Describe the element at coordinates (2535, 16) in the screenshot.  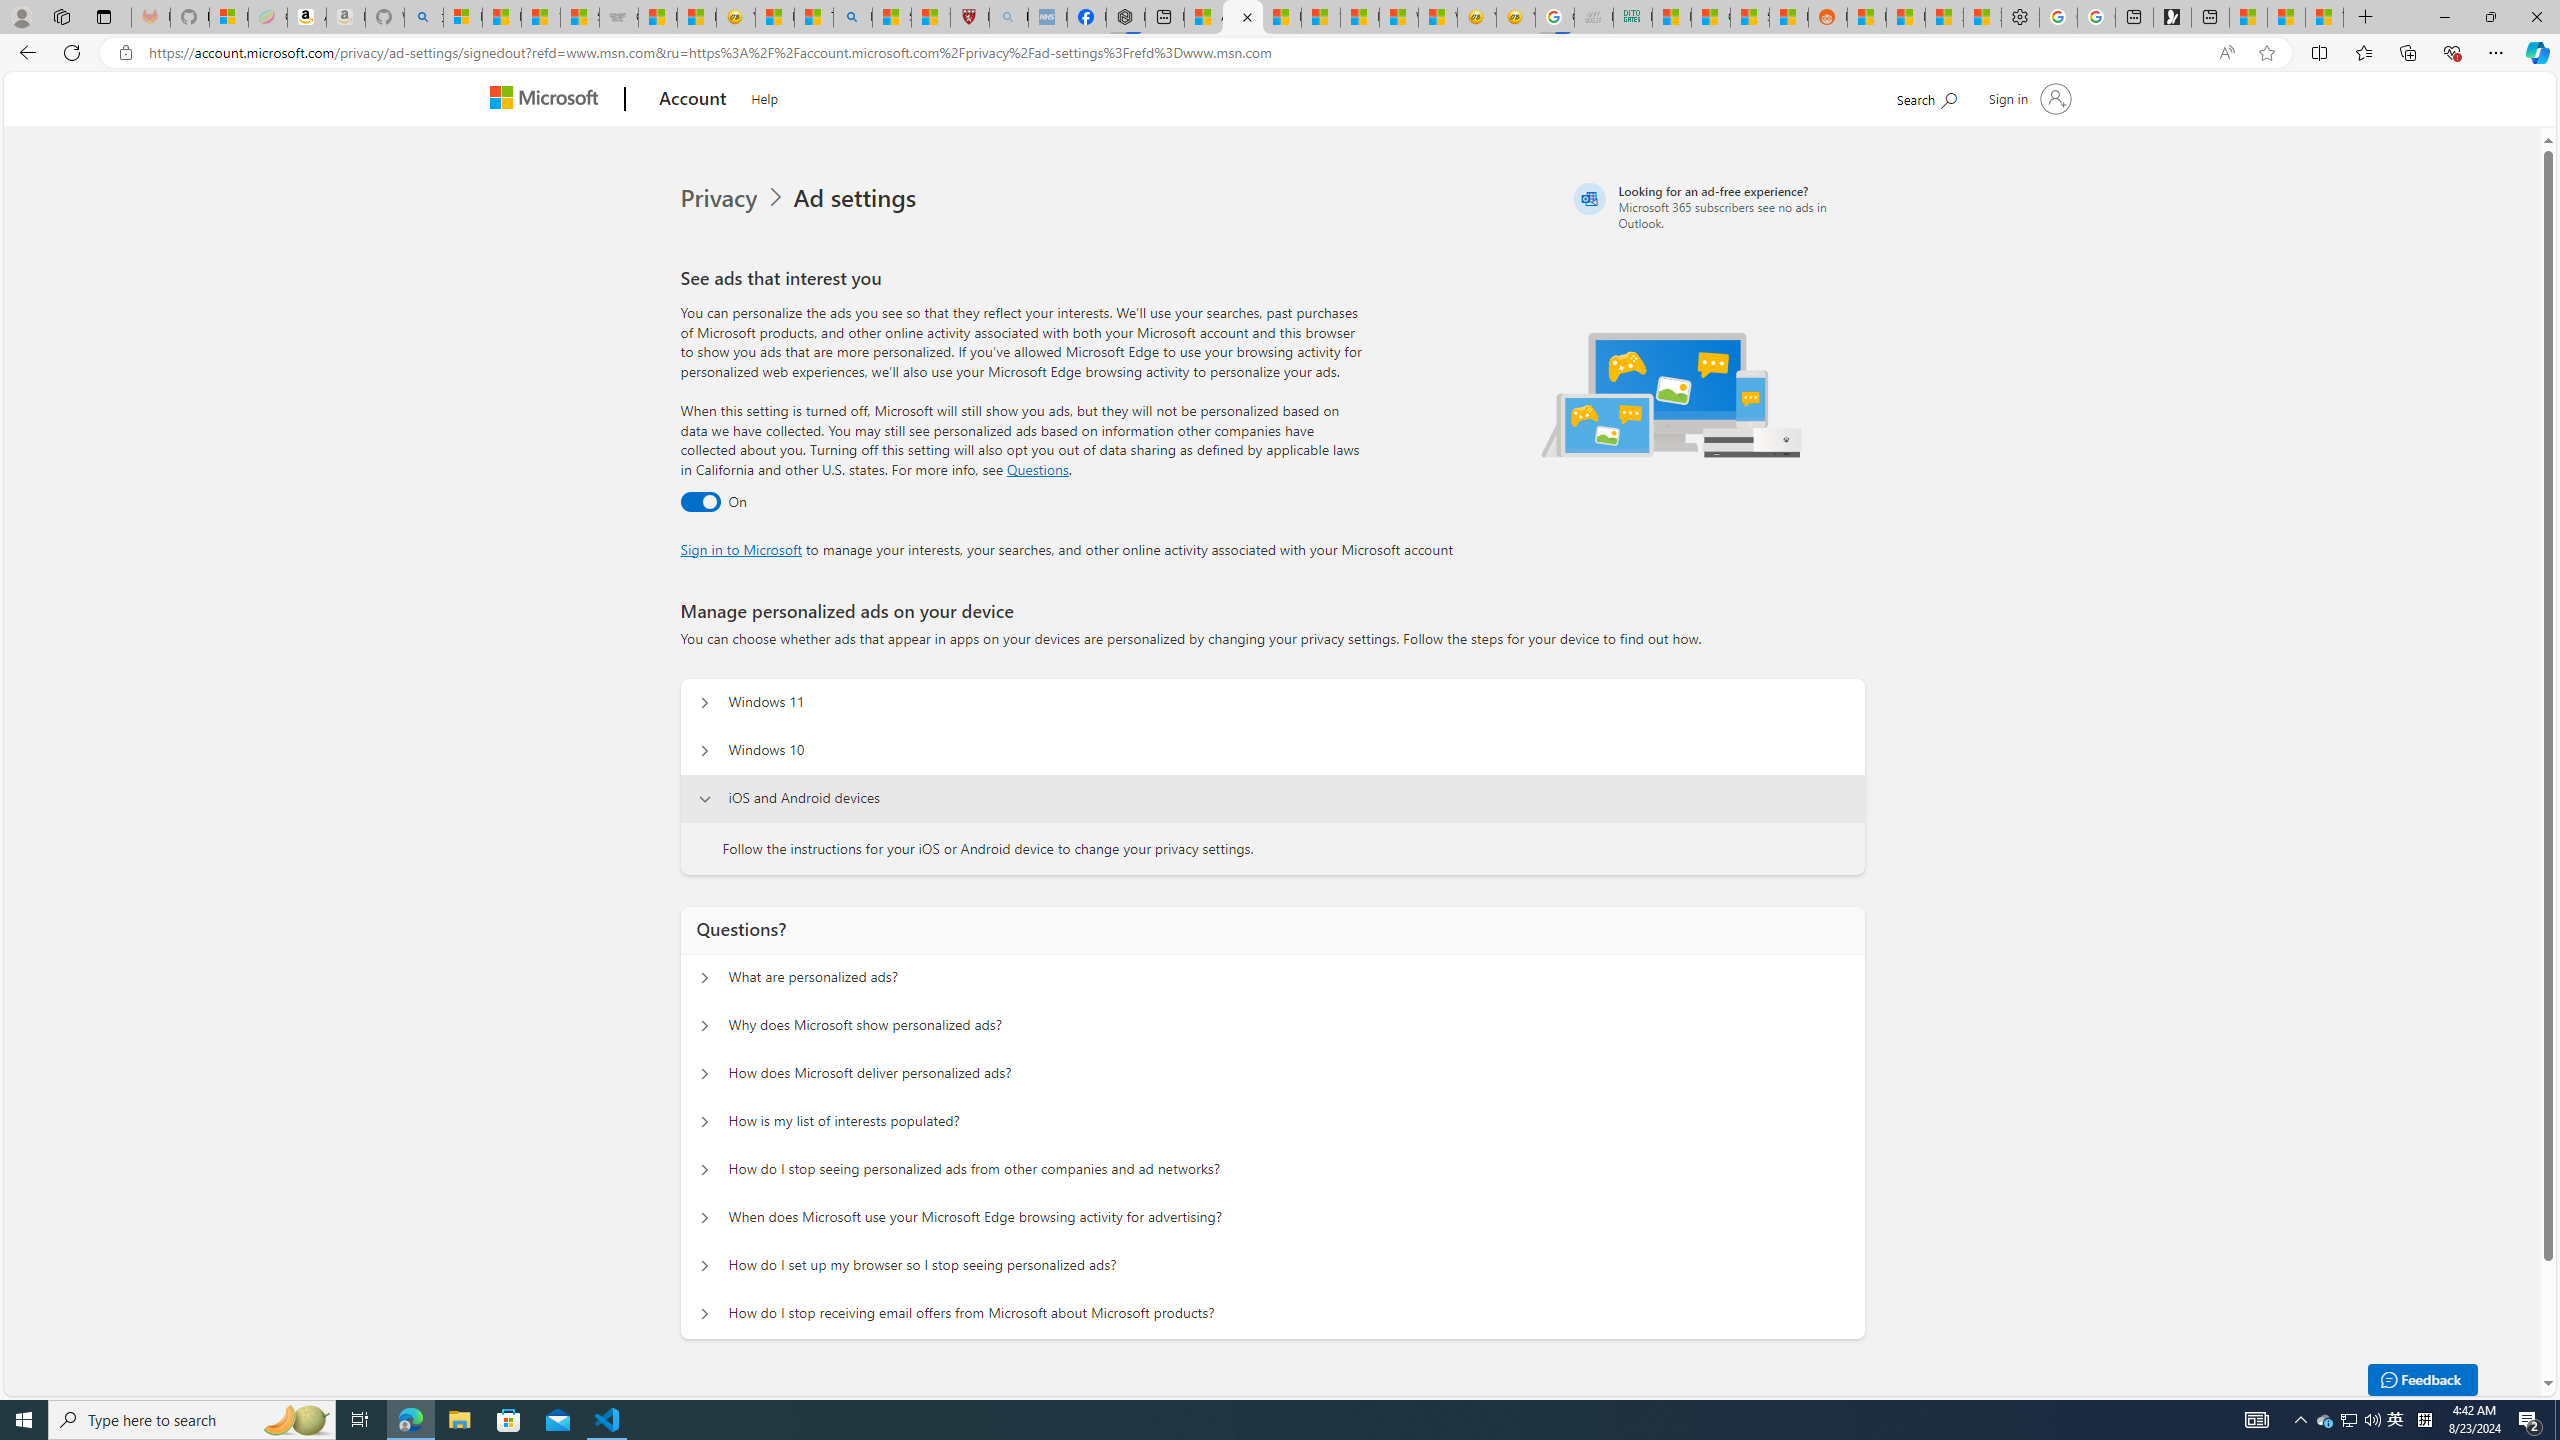
I see `'Close'` at that location.